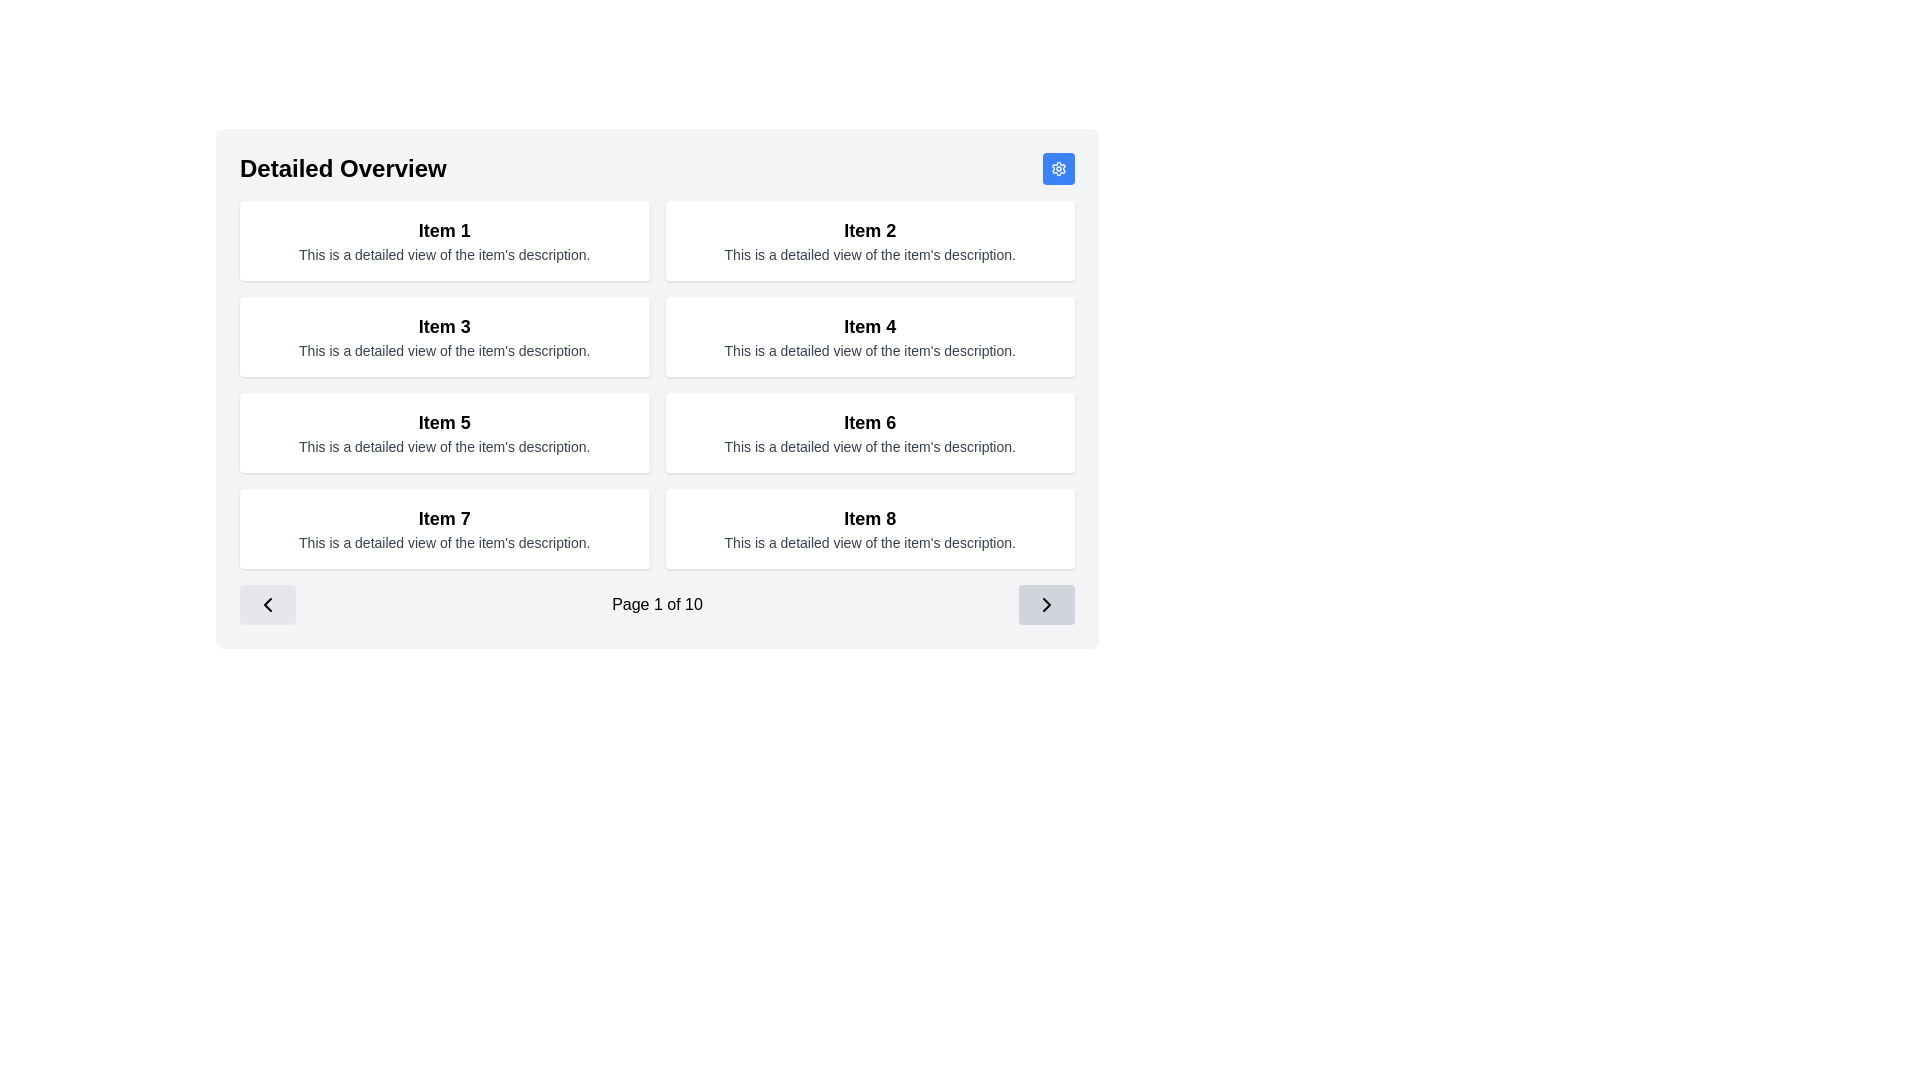 The width and height of the screenshot is (1920, 1080). Describe the element at coordinates (1045, 604) in the screenshot. I see `the right-pointing chevron arrow icon located in the bottom right corner of the layout` at that location.